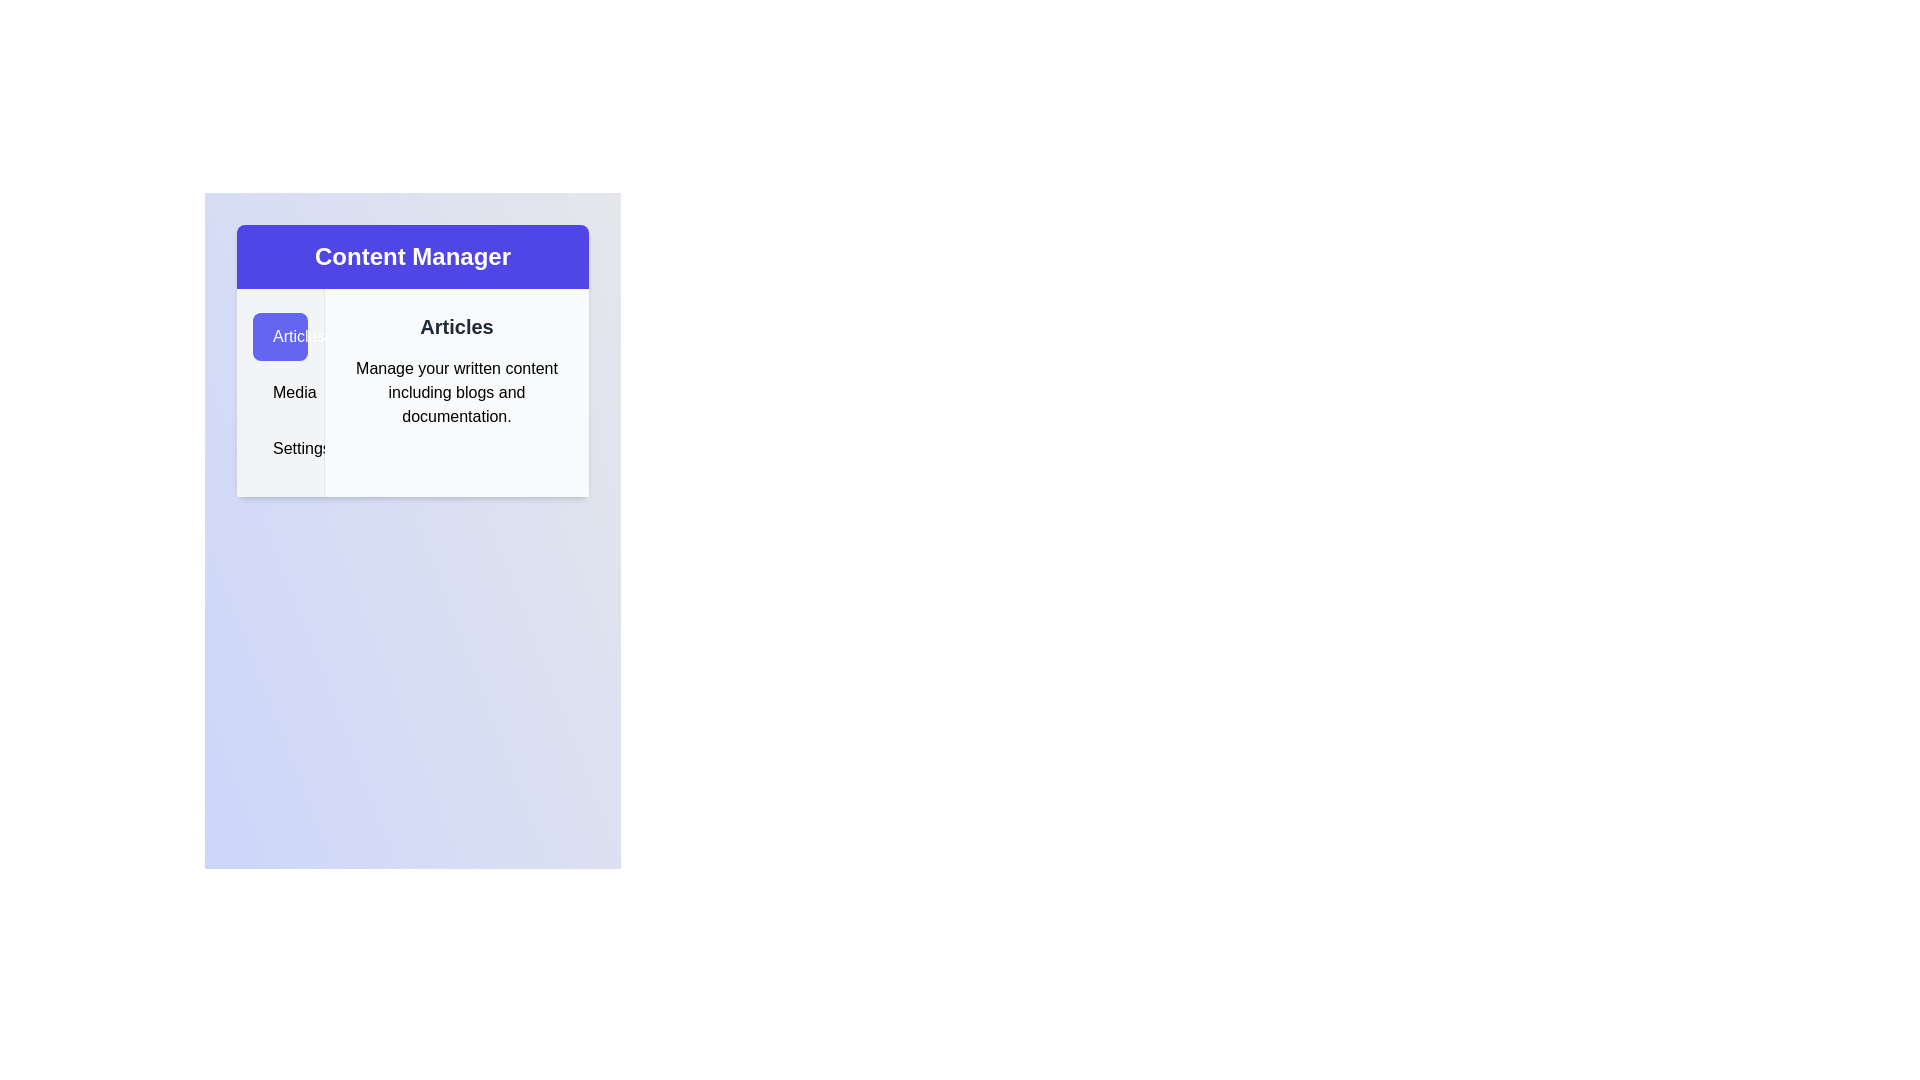 The height and width of the screenshot is (1080, 1920). What do you see at coordinates (279, 393) in the screenshot?
I see `the Media tab` at bounding box center [279, 393].